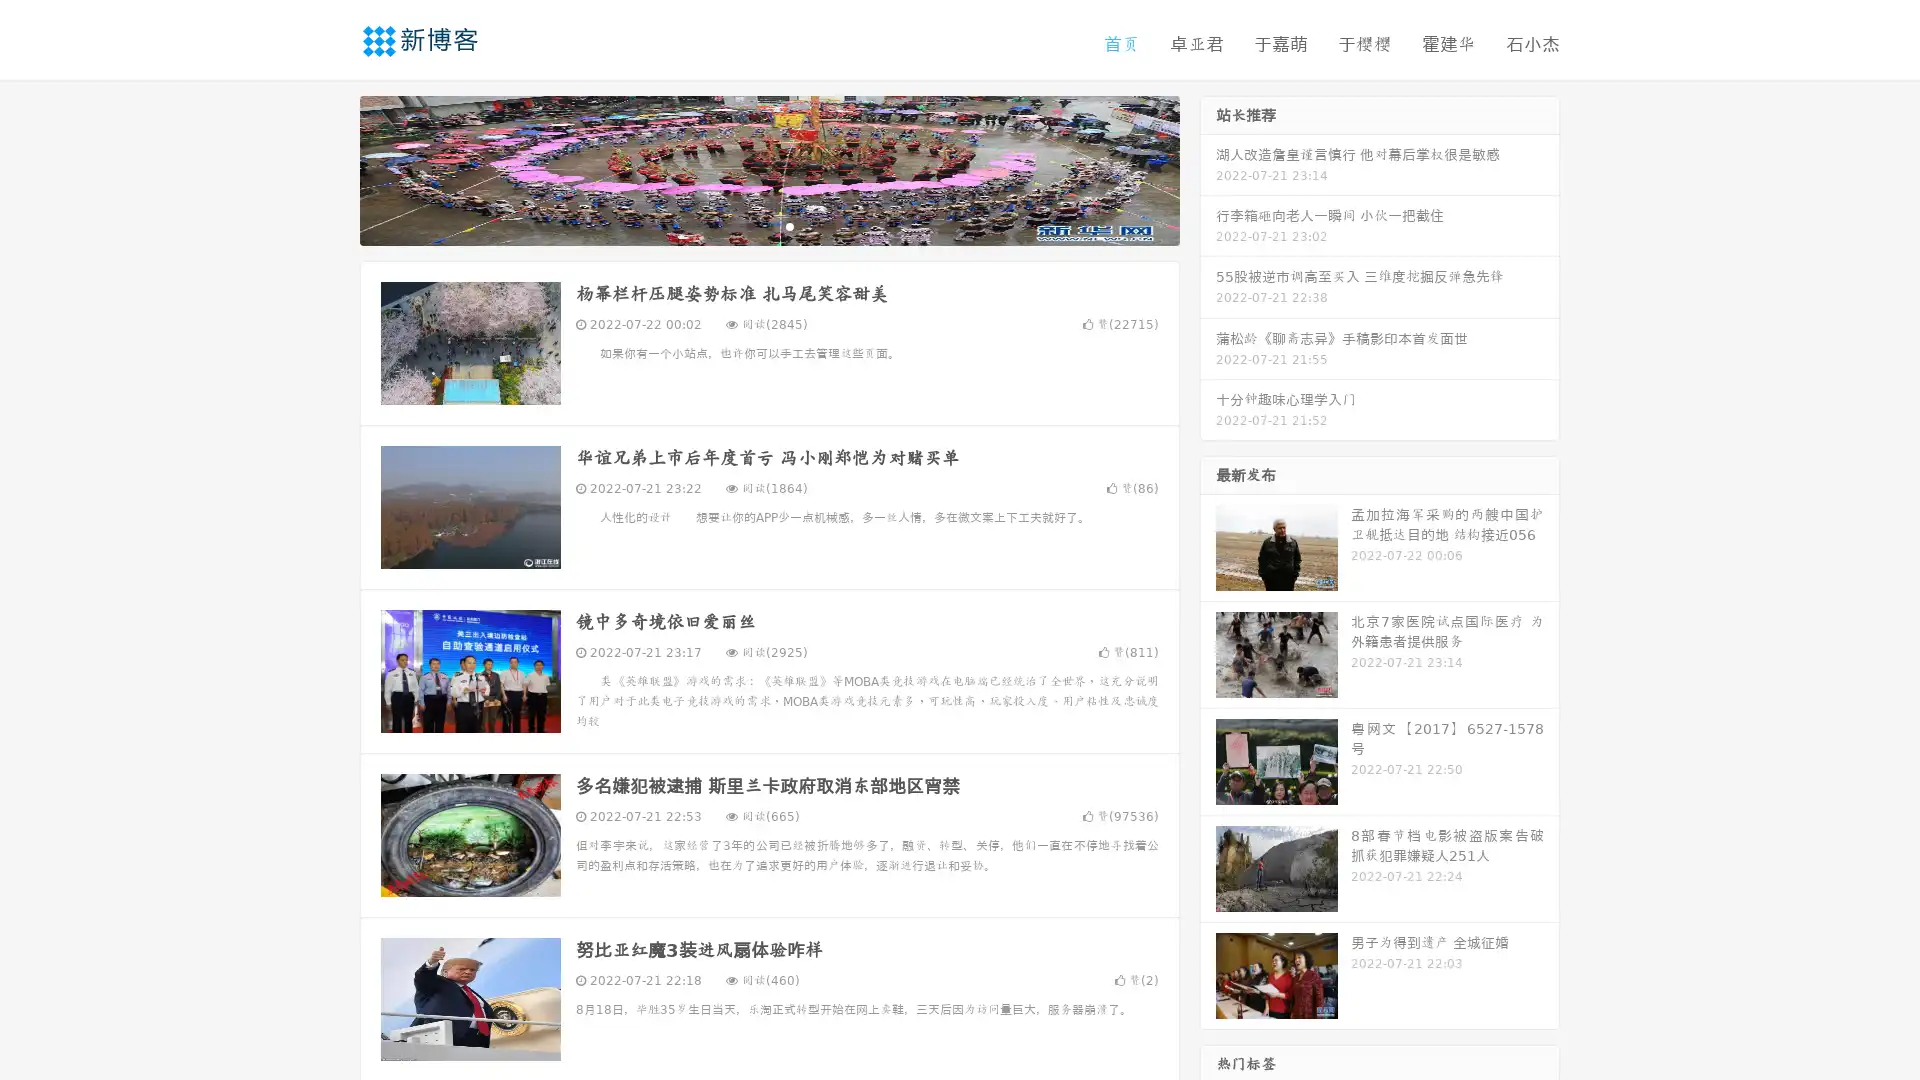 This screenshot has width=1920, height=1080. Describe the element at coordinates (748, 225) in the screenshot. I see `Go to slide 1` at that location.